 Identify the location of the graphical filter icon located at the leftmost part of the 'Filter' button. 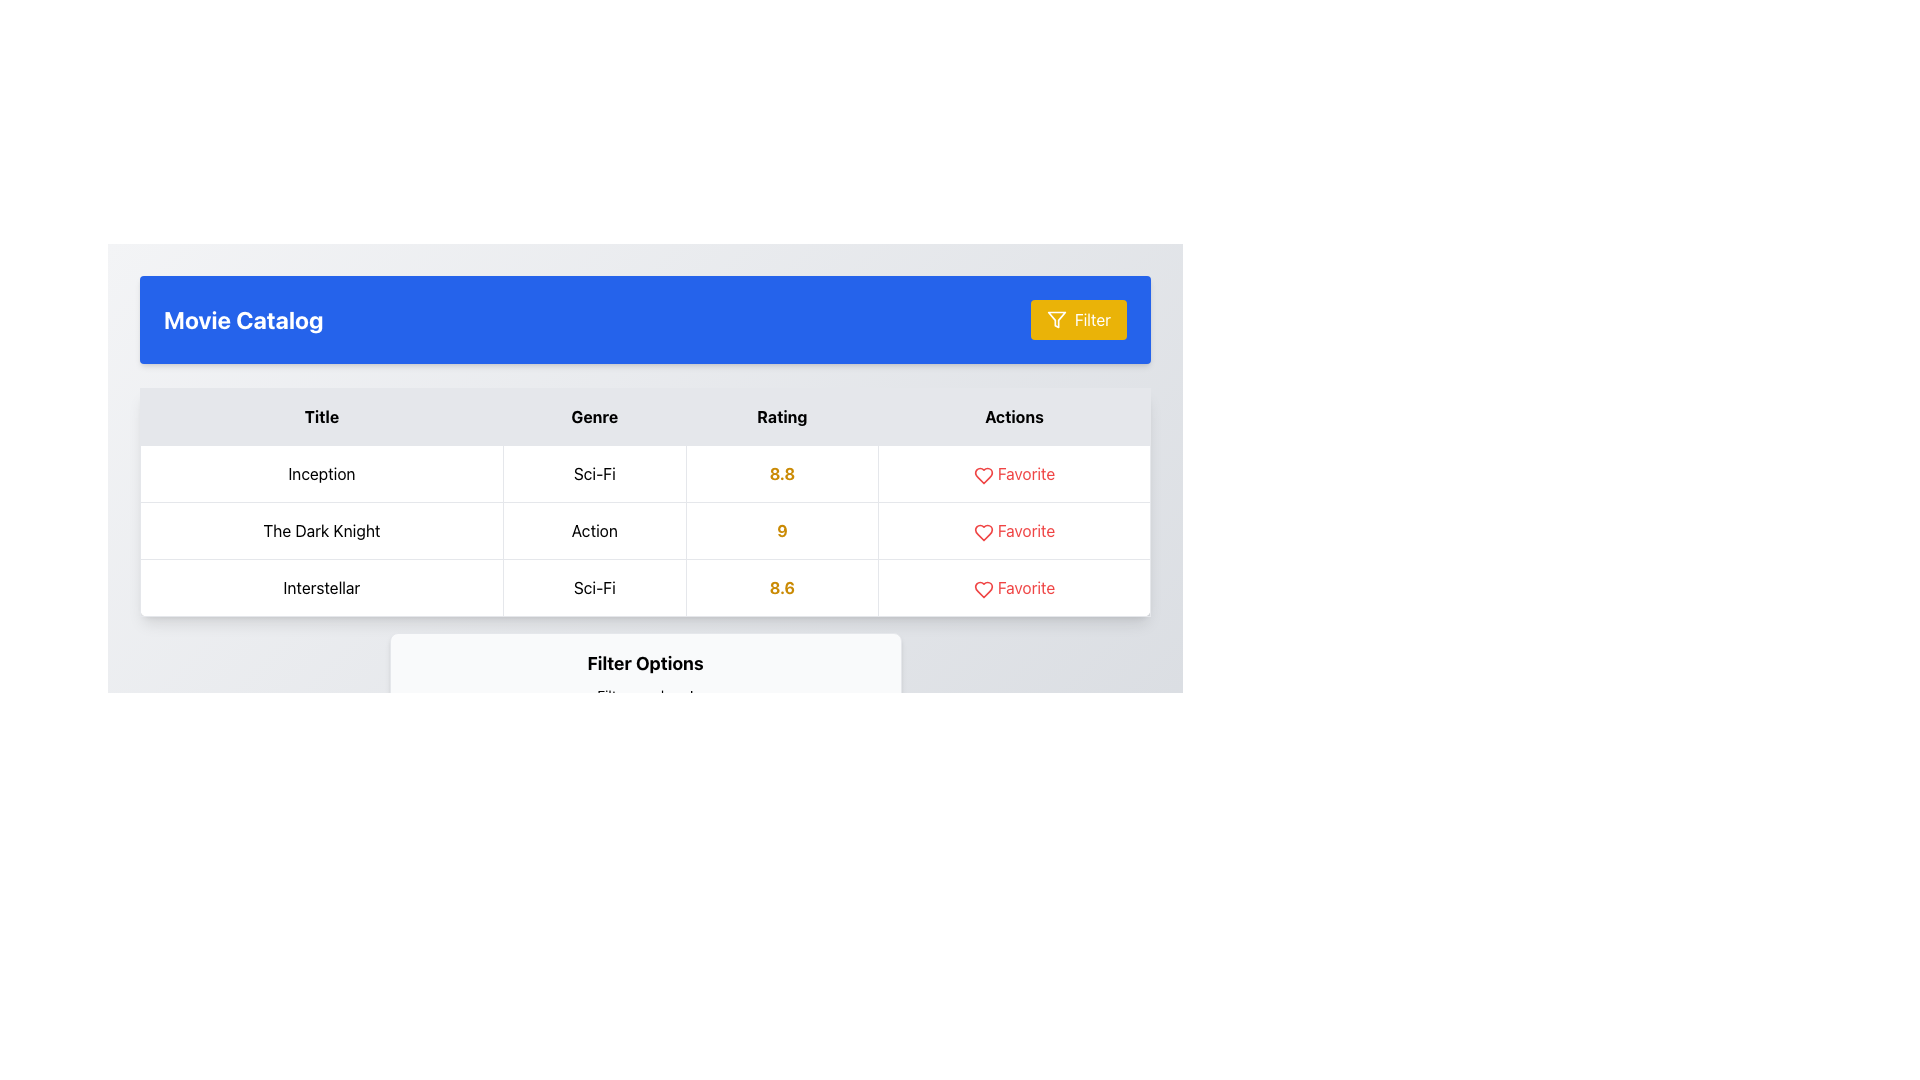
(1055, 319).